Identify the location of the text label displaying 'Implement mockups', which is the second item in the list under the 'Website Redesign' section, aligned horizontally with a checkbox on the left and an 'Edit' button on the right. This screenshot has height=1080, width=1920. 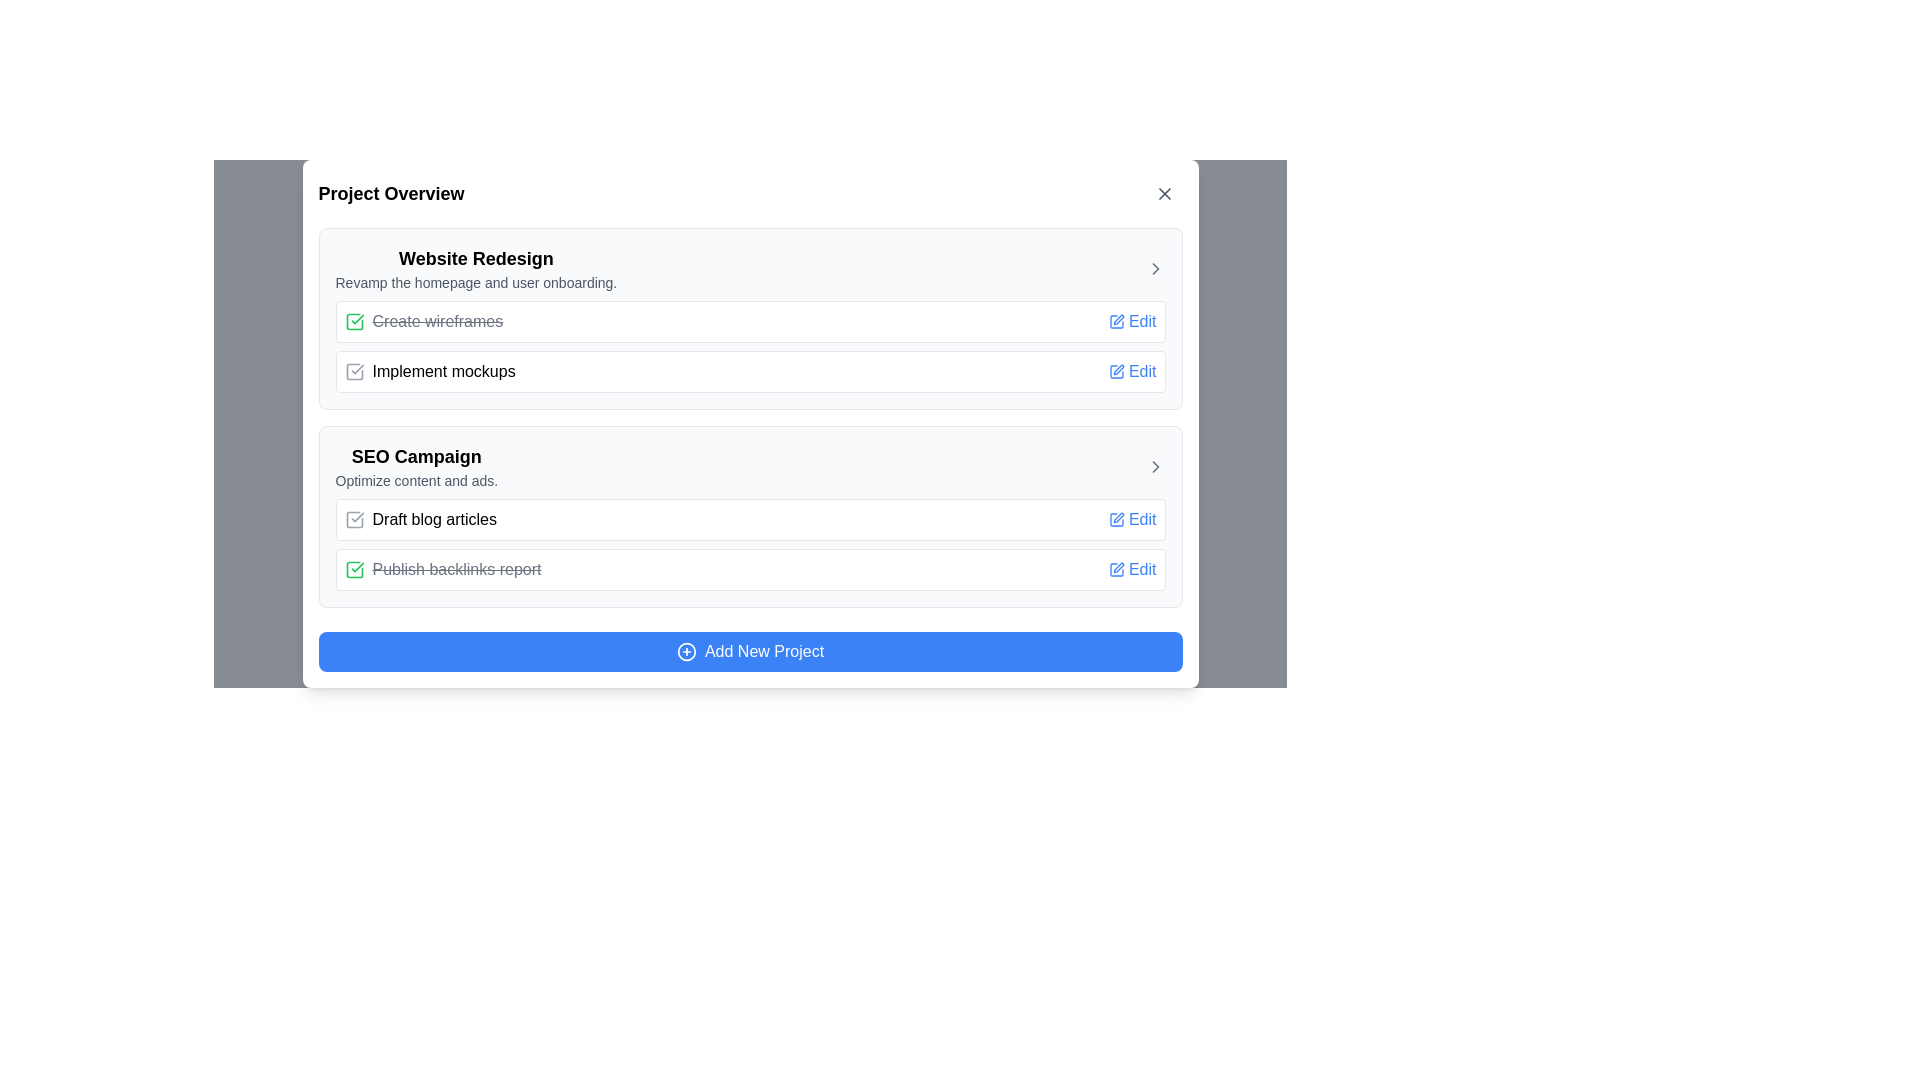
(443, 371).